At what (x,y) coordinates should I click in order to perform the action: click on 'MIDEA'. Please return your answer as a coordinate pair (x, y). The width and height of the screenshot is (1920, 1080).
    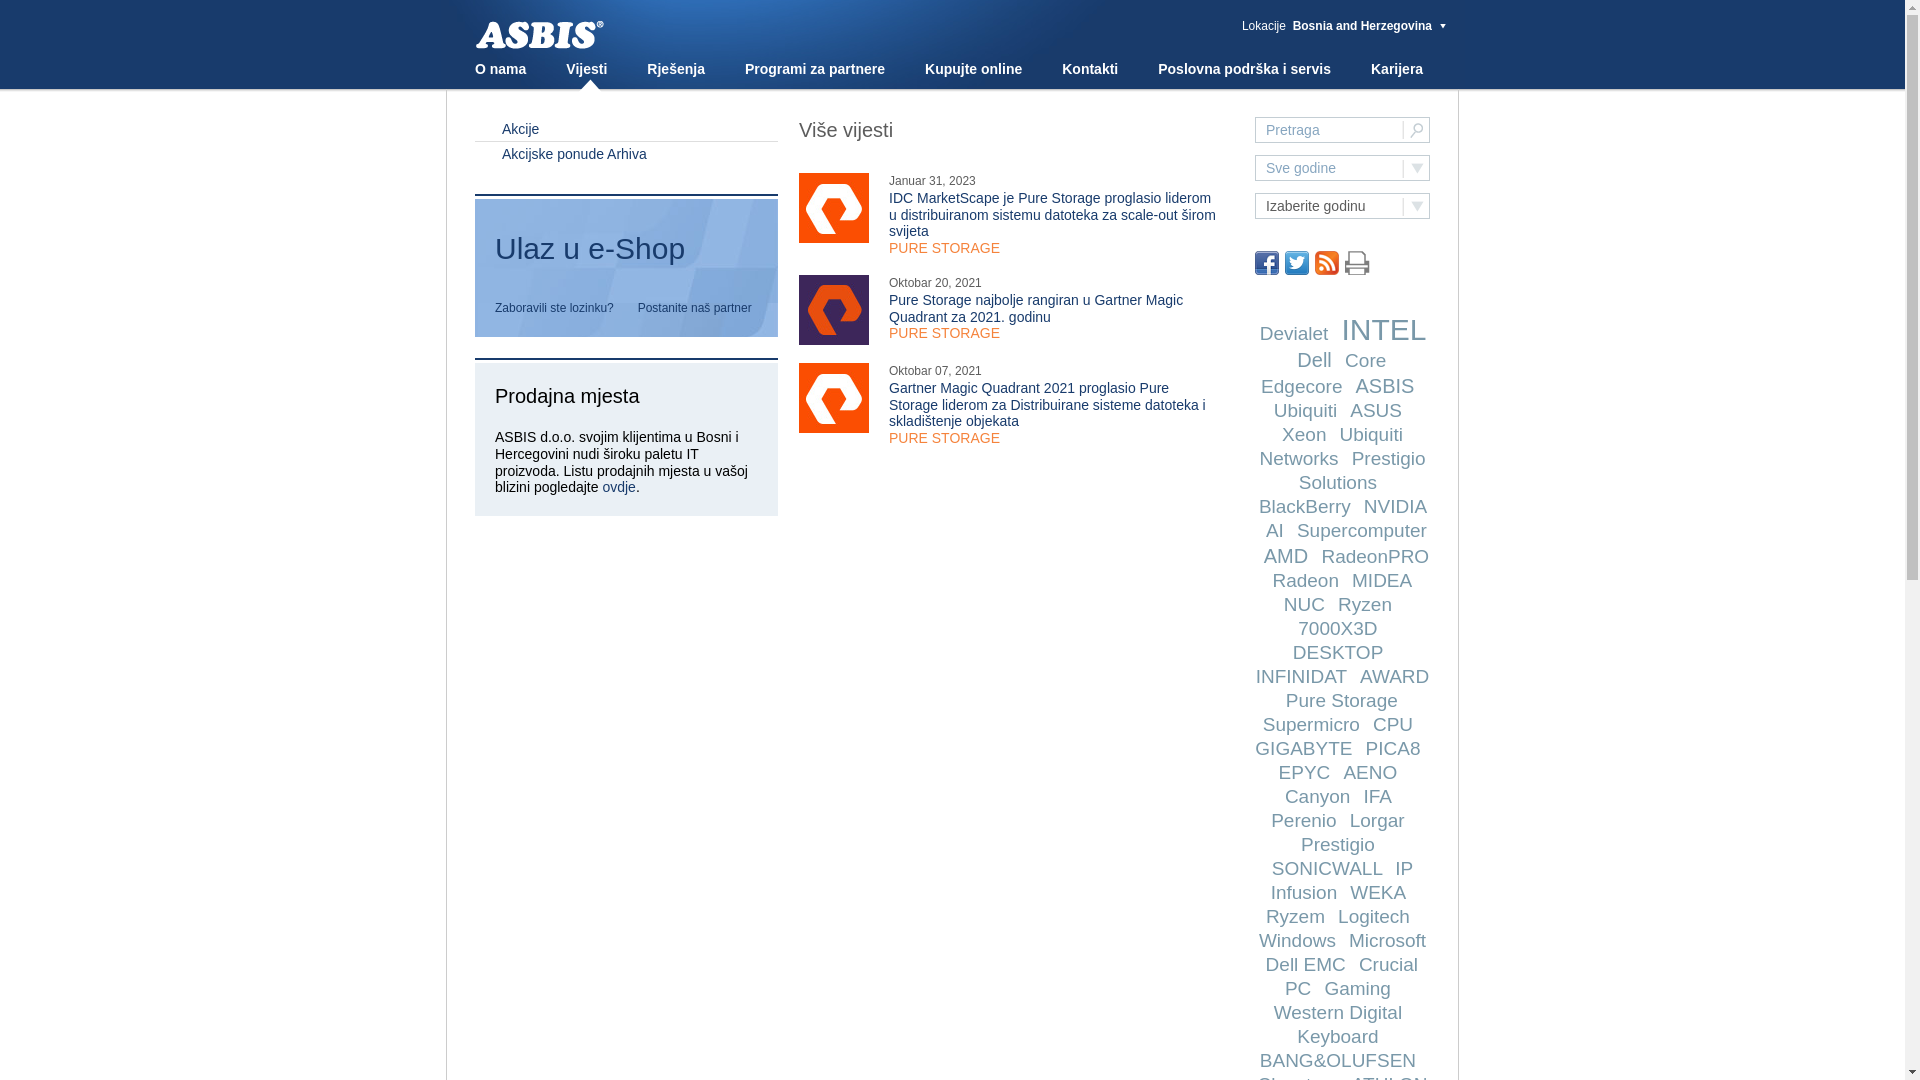
    Looking at the image, I should click on (1352, 580).